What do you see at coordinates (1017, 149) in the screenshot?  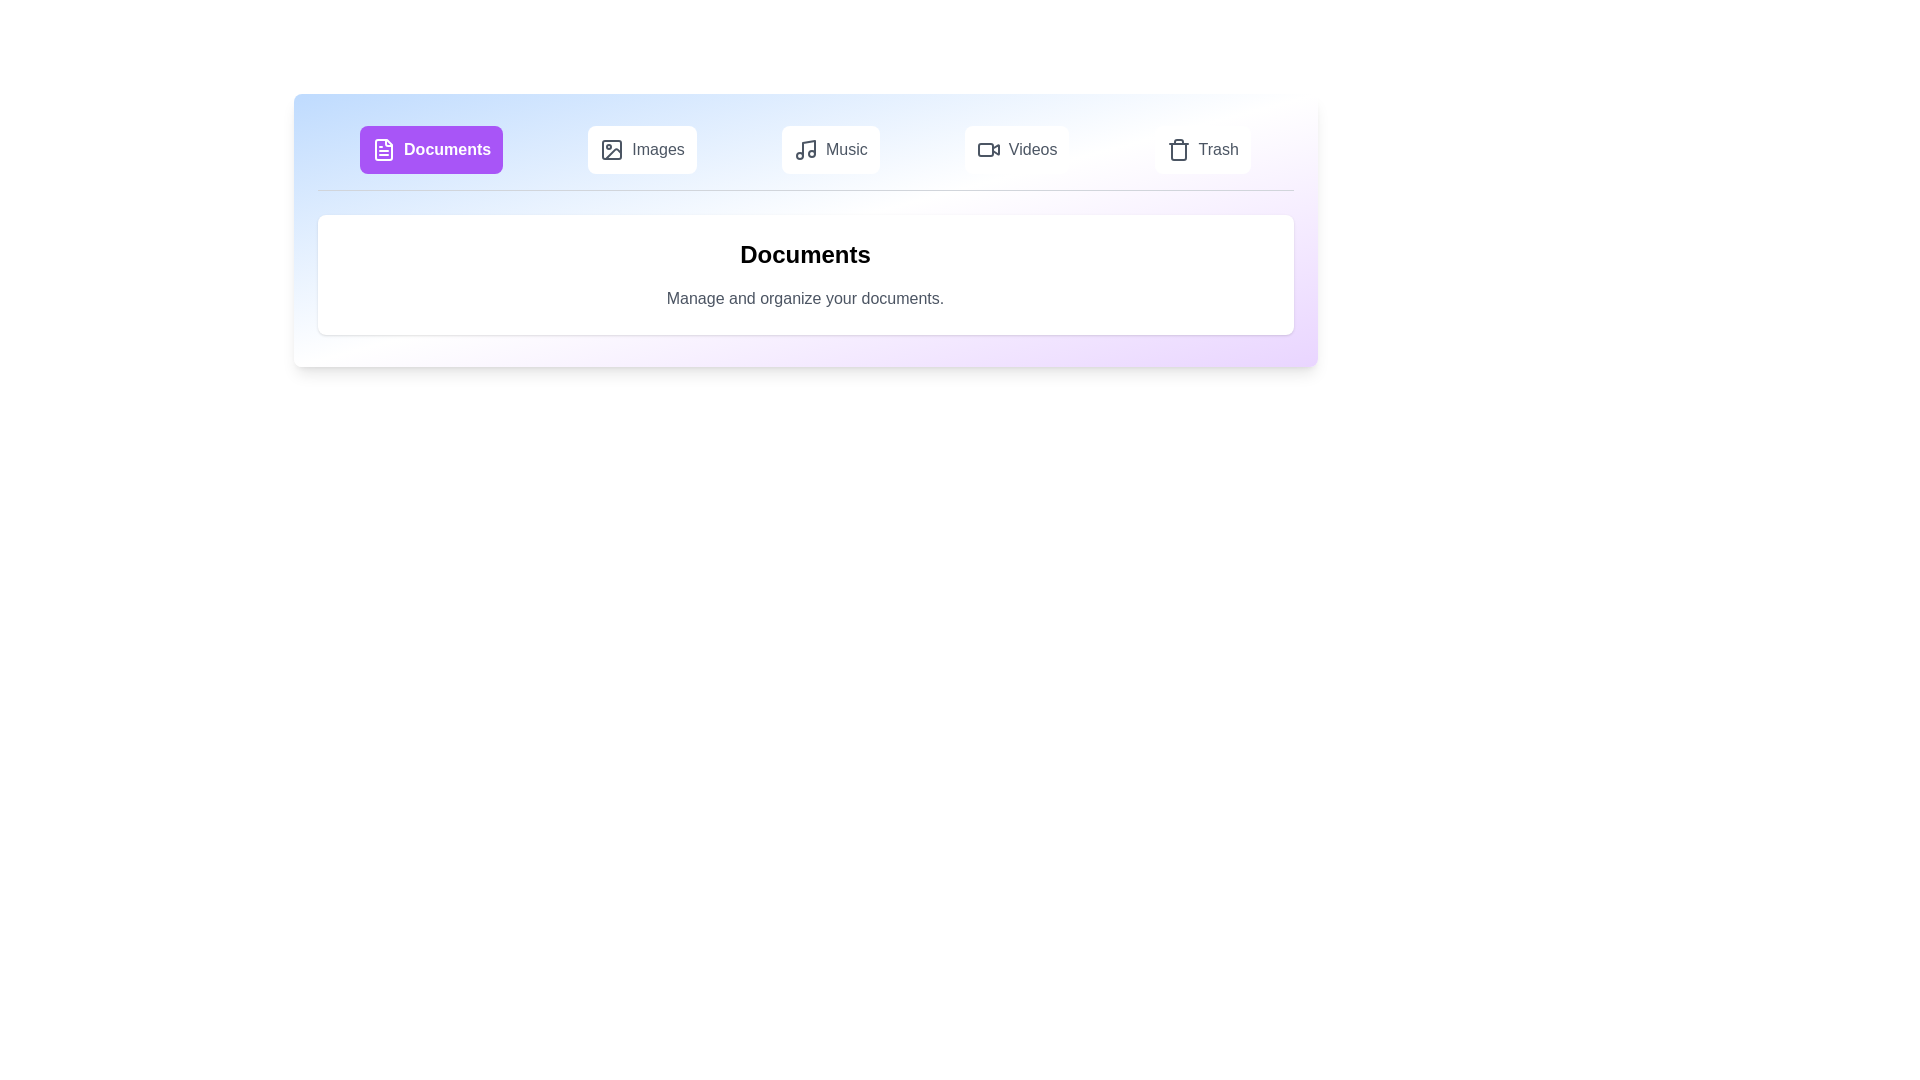 I see `the tab labeled Videos to preview its effect` at bounding box center [1017, 149].